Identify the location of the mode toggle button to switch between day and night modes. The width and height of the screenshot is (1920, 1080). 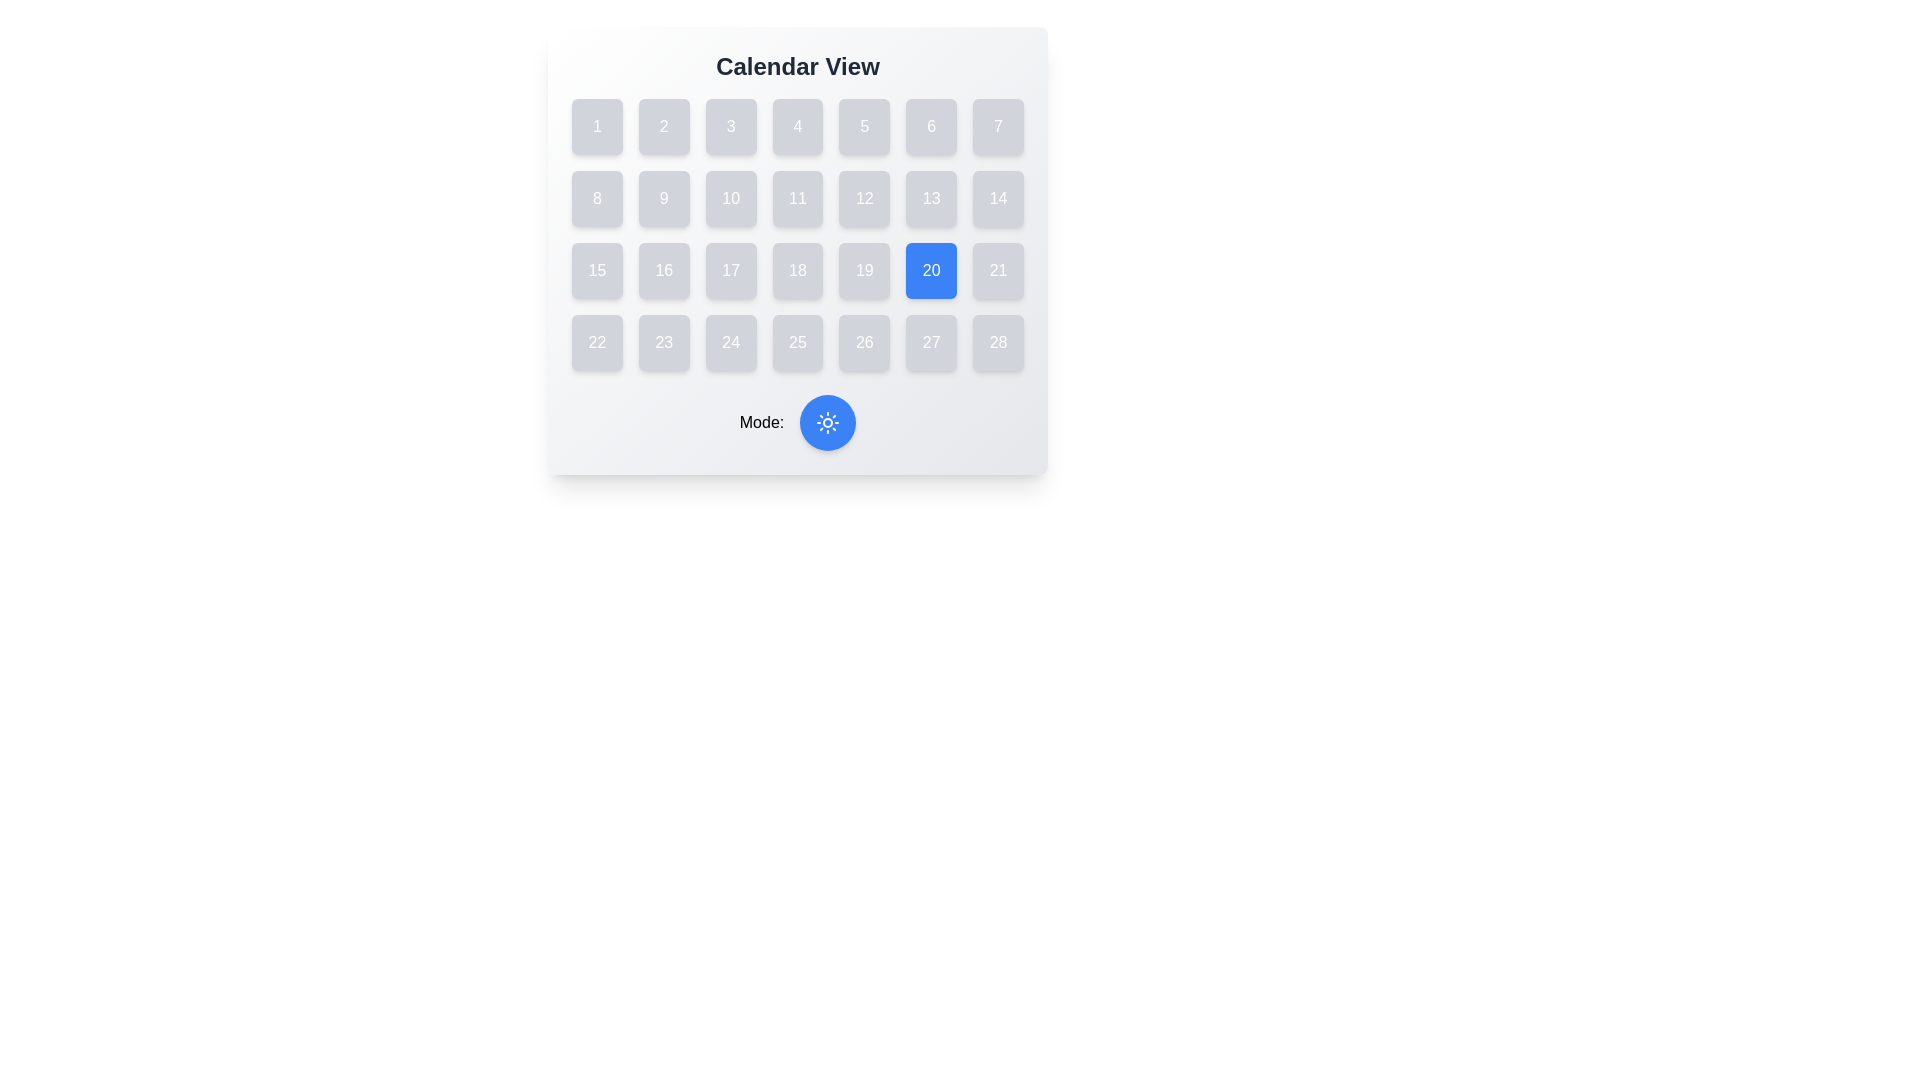
(828, 422).